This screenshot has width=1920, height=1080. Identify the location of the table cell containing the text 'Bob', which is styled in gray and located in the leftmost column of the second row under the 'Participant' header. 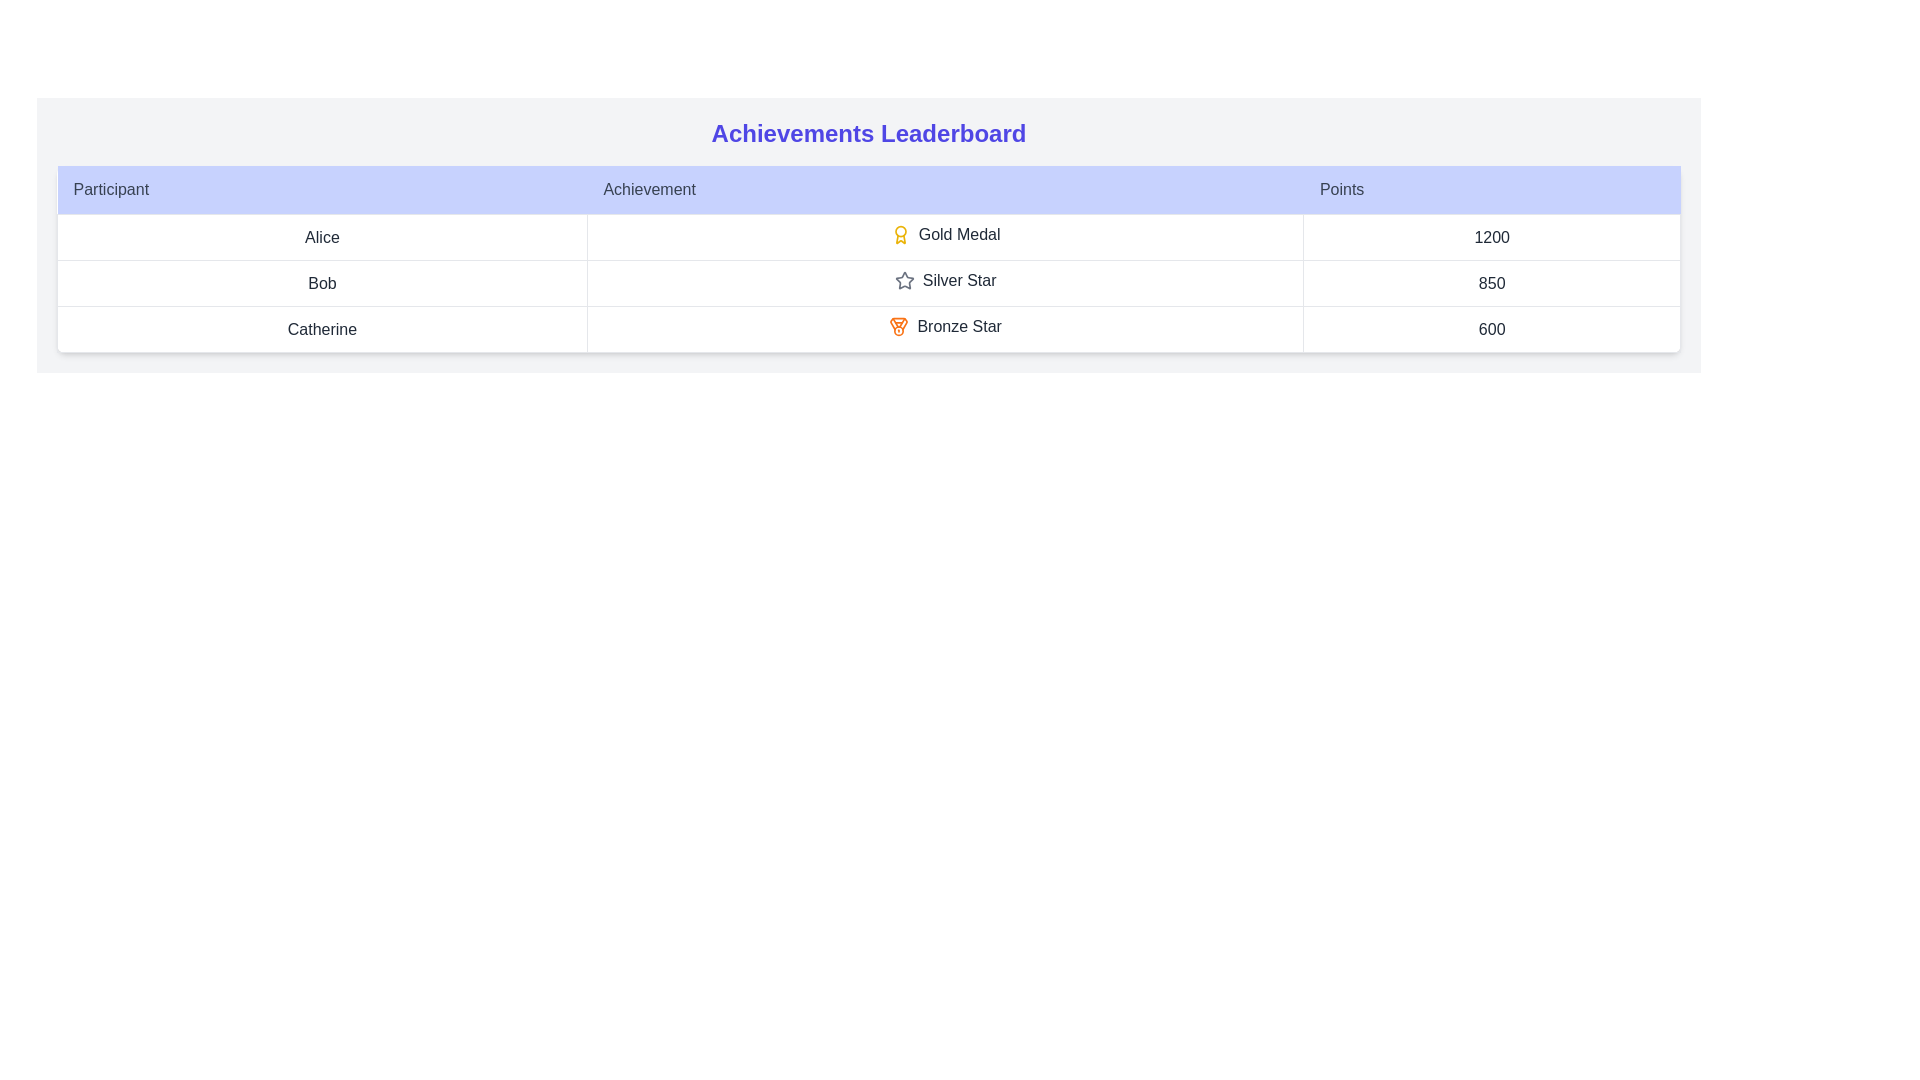
(322, 283).